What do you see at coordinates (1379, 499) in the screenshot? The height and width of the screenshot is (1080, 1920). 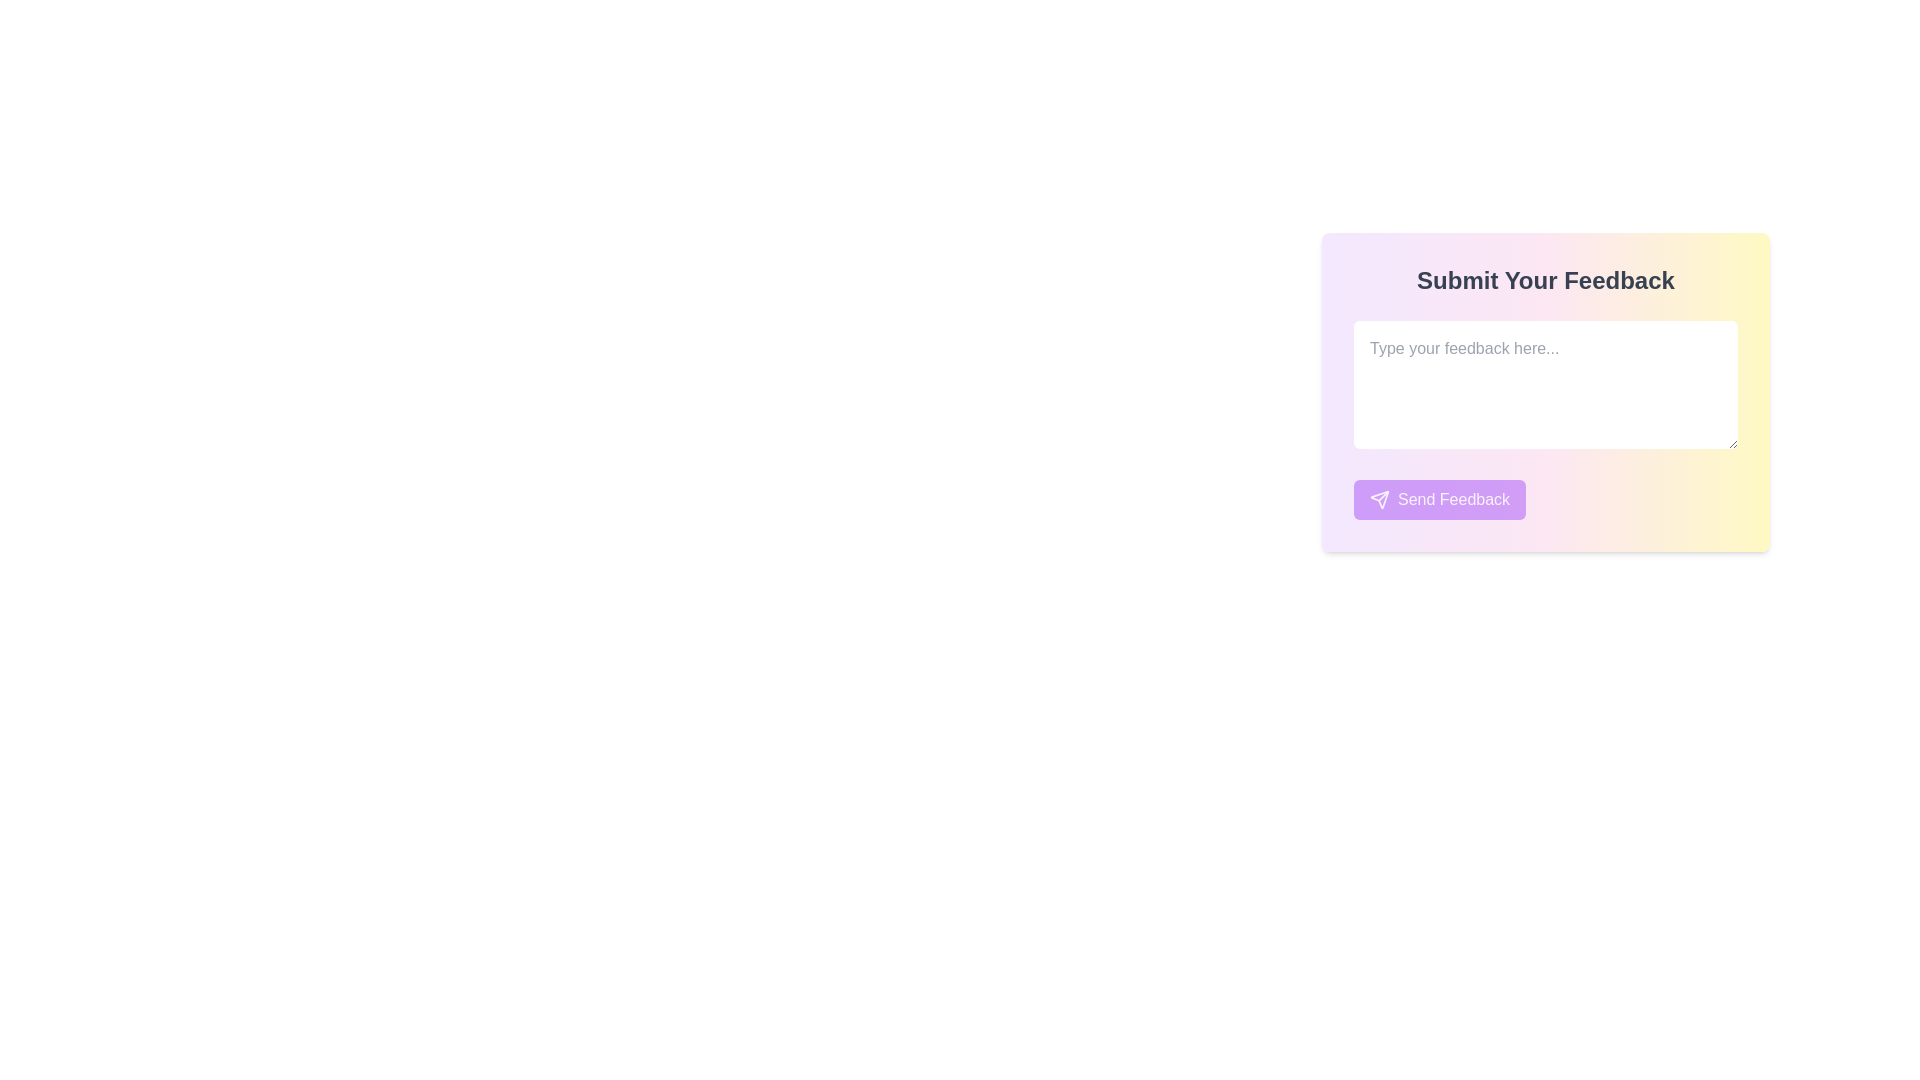 I see `the outlined send button icon resembling a paper airplane, located inside the 'Send Feedback' button, positioned to the left of the button's text` at bounding box center [1379, 499].